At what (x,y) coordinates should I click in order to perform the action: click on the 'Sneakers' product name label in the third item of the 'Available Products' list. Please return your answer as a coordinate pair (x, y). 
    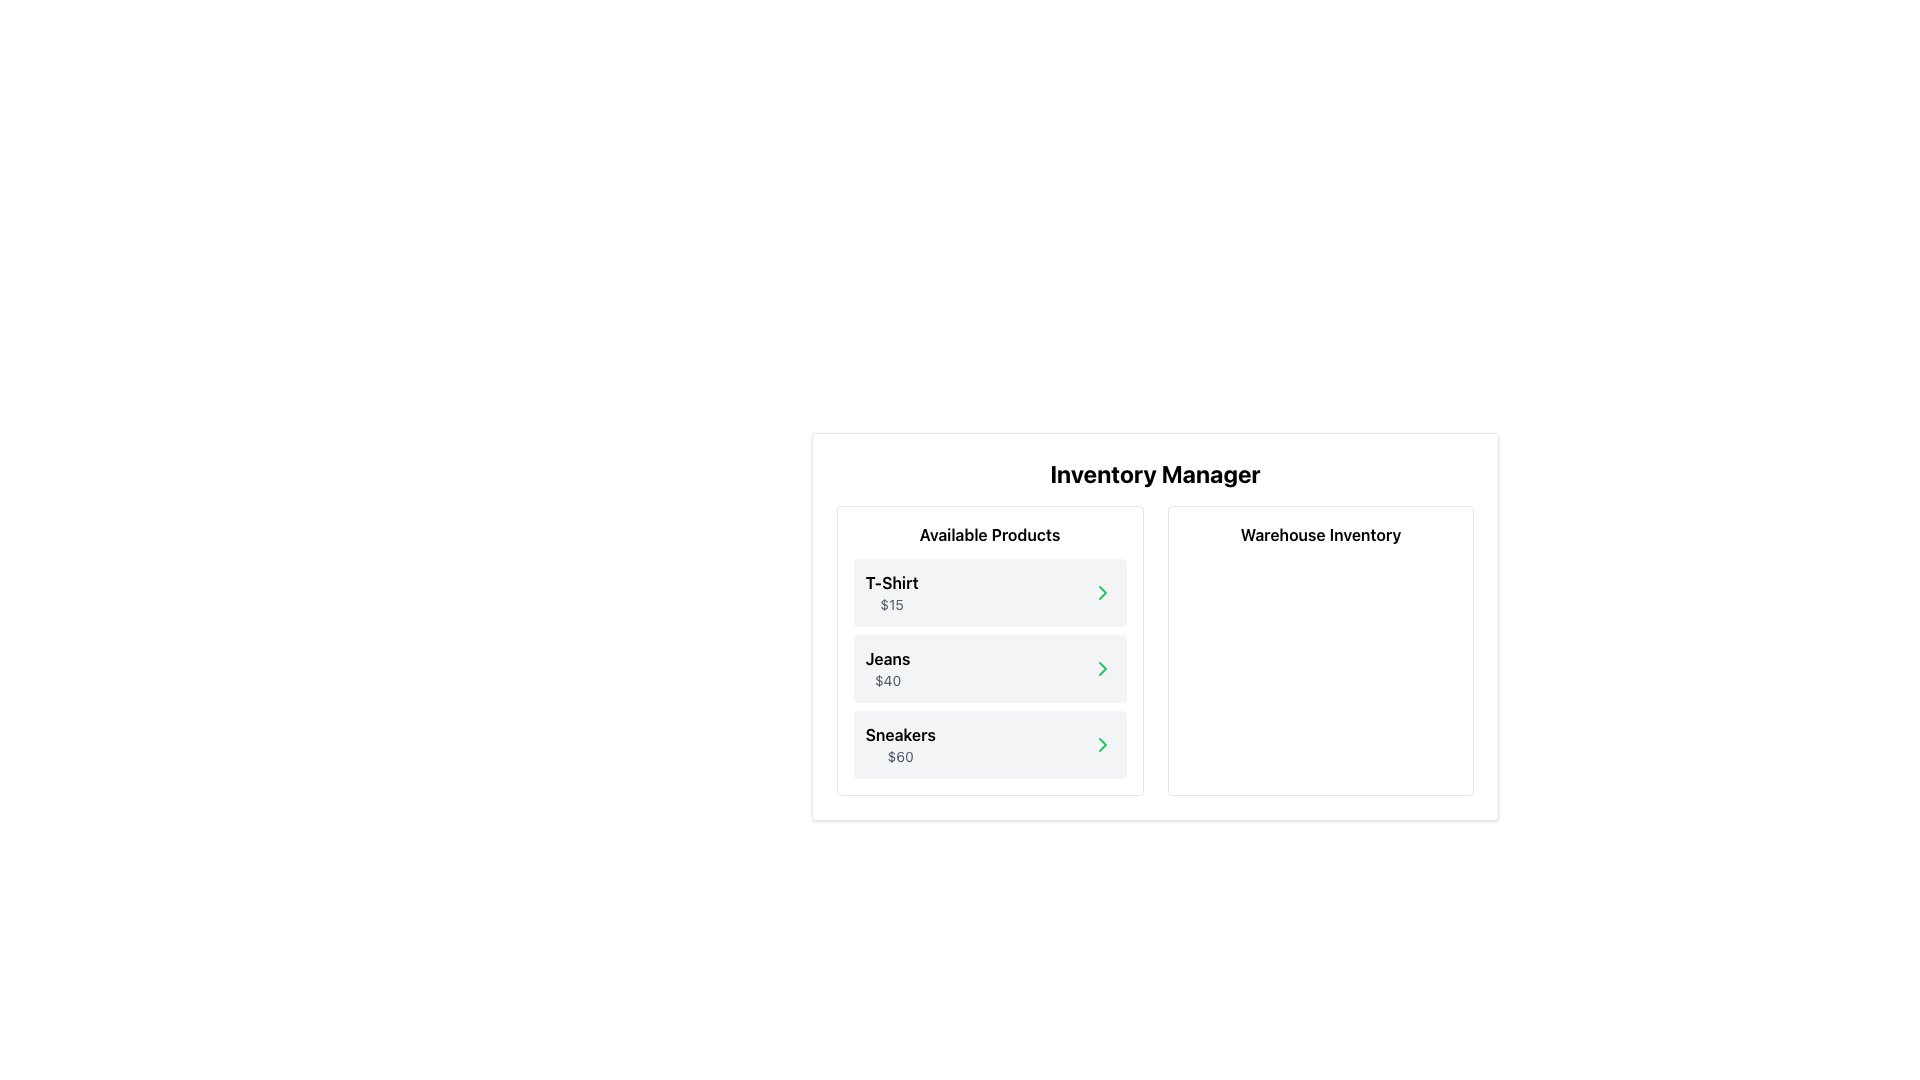
    Looking at the image, I should click on (899, 735).